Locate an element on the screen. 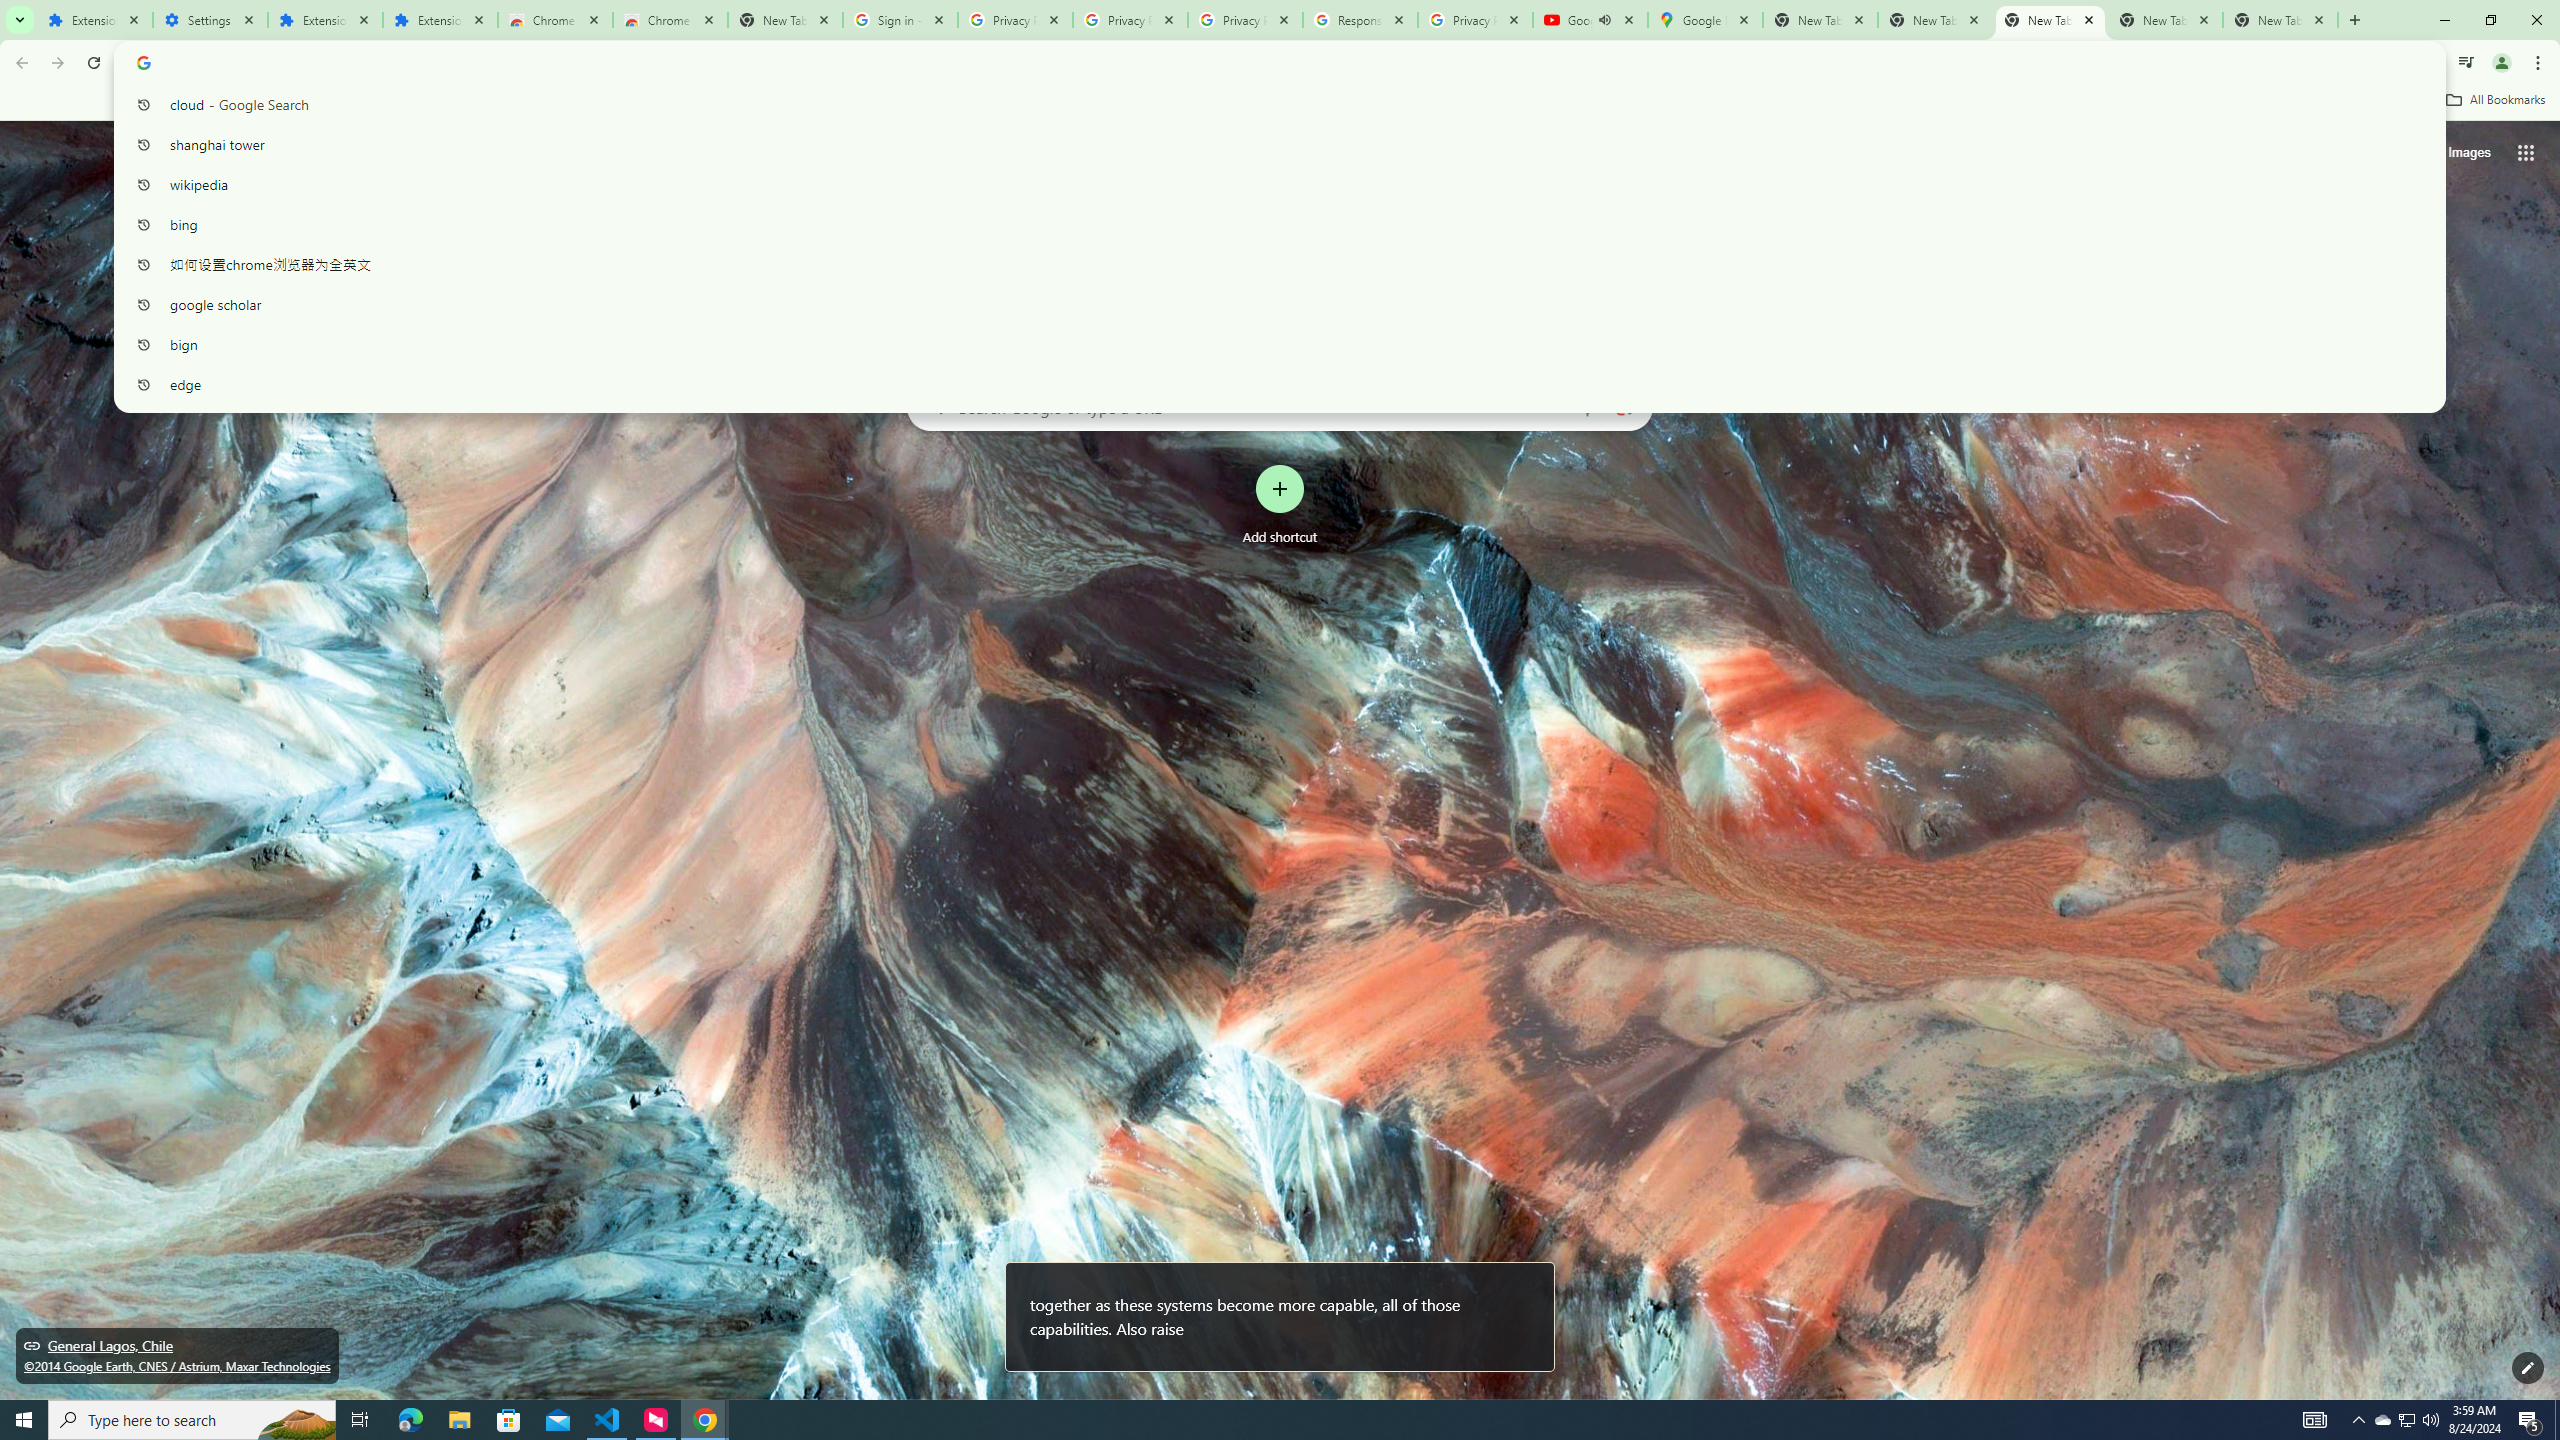 The image size is (2560, 1440). 'Add shortcut' is located at coordinates (1280, 505).